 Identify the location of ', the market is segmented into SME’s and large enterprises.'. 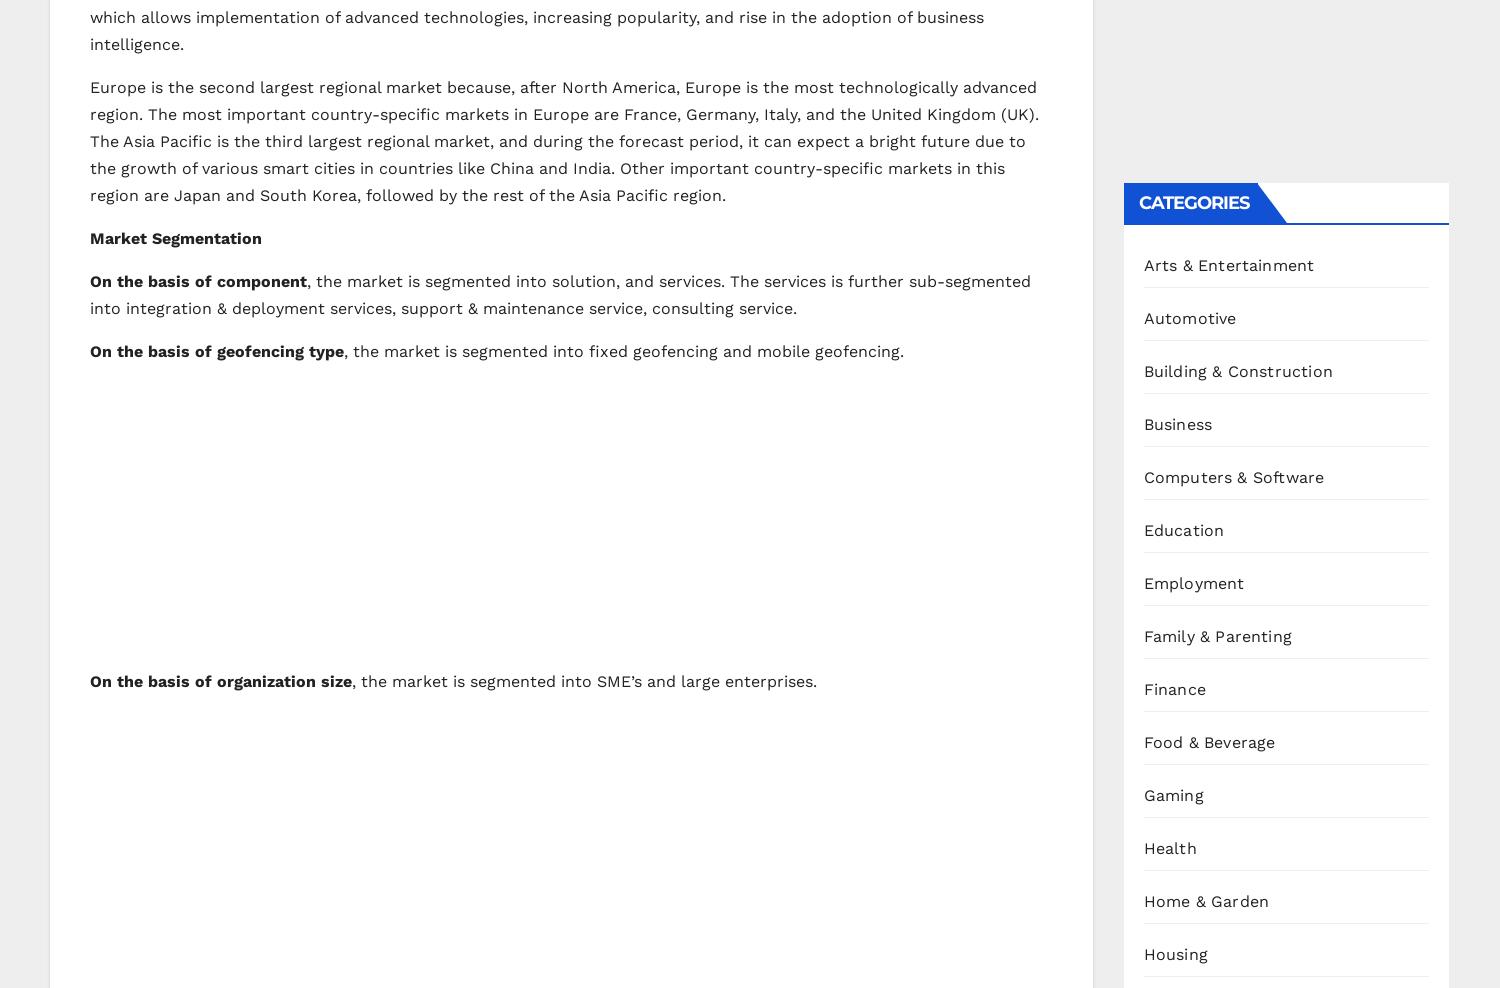
(583, 680).